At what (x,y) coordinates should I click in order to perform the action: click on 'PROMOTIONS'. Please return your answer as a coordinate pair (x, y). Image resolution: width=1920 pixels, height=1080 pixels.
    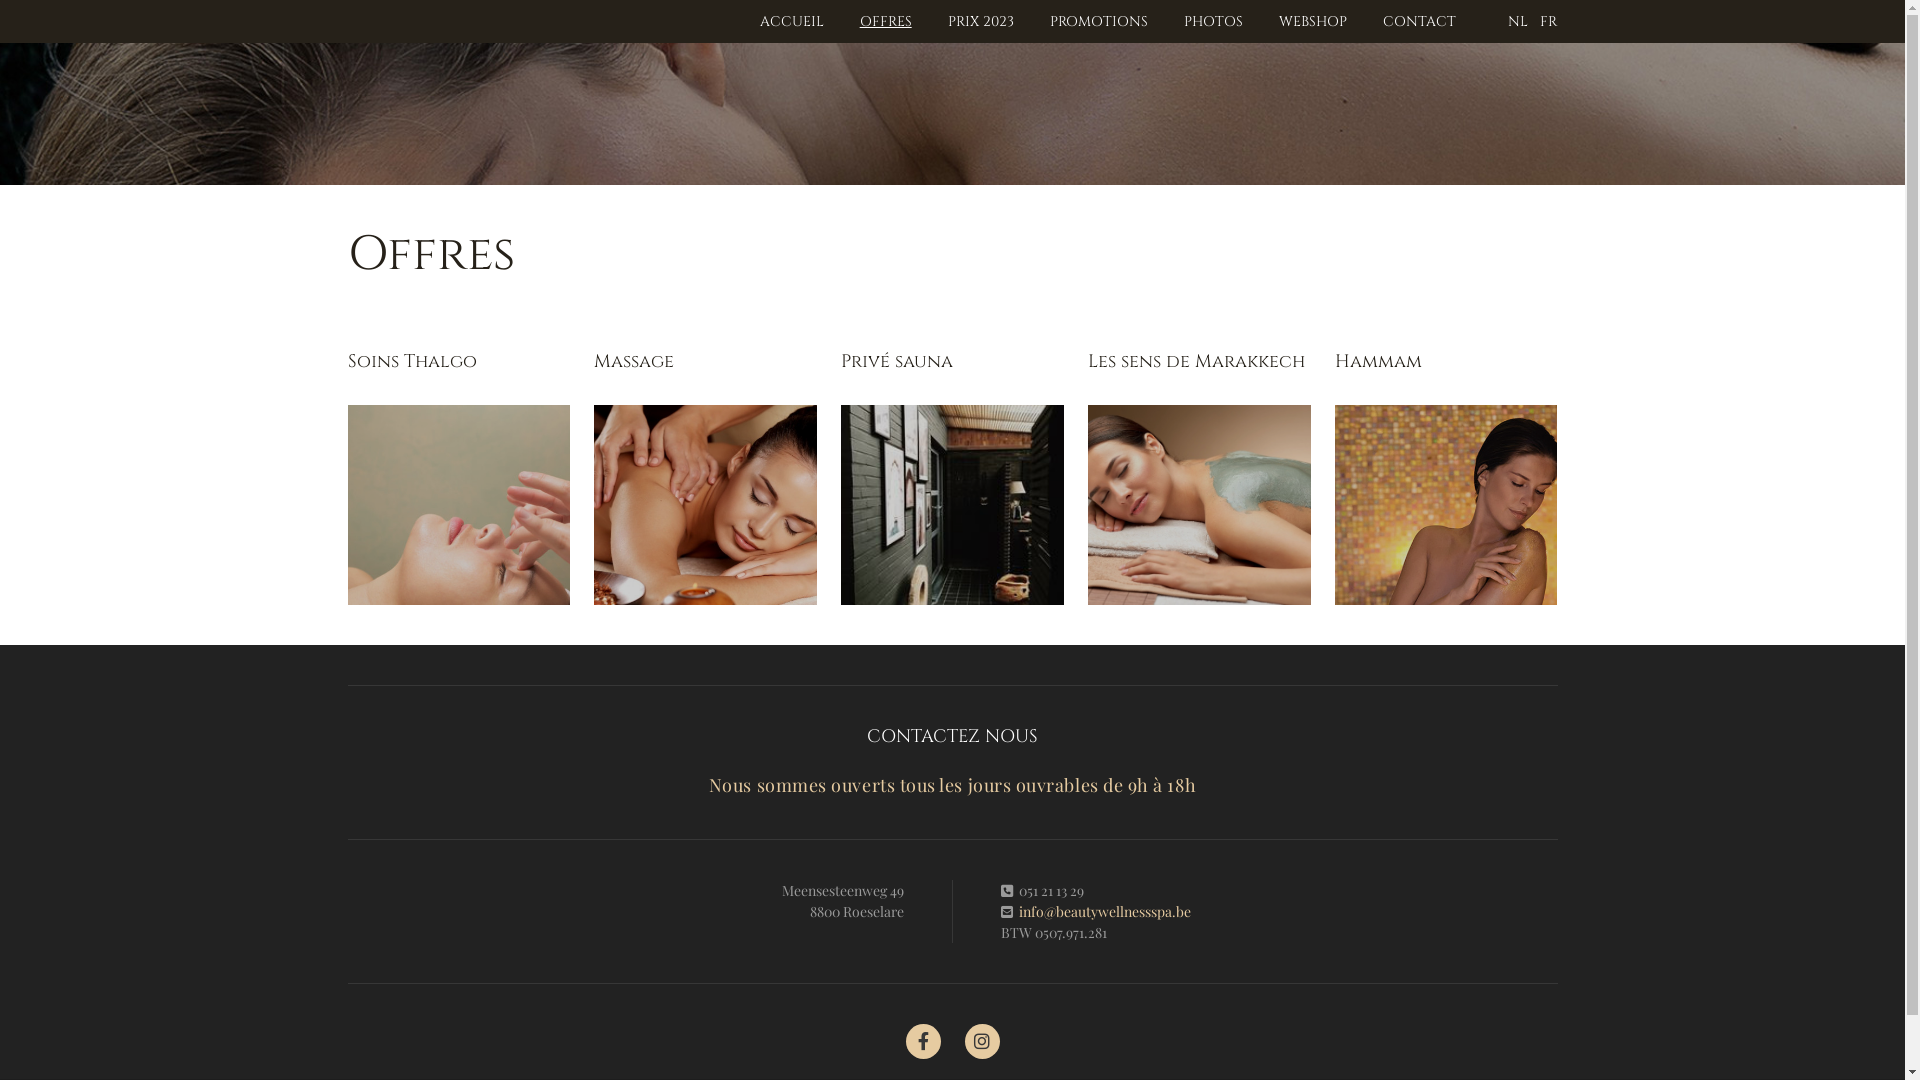
    Looking at the image, I should click on (1098, 21).